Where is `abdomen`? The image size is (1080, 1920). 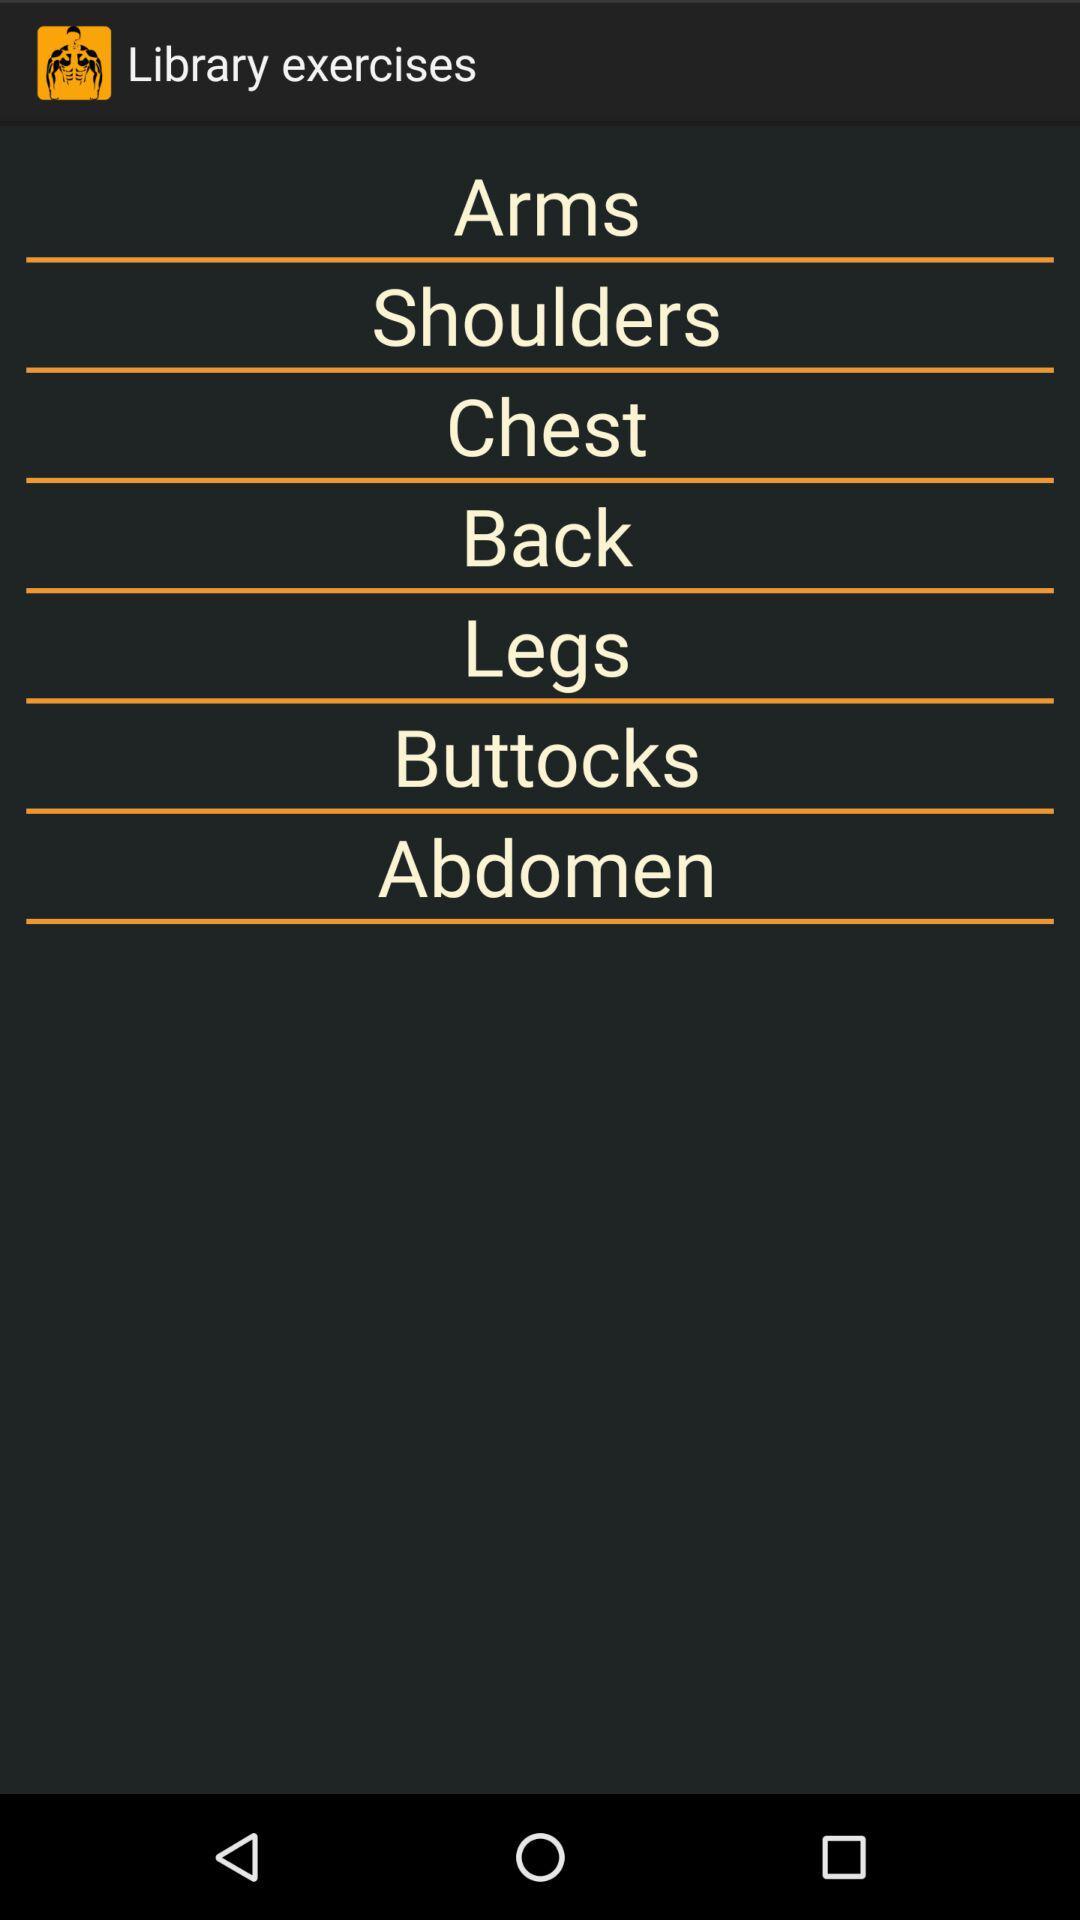 abdomen is located at coordinates (540, 866).